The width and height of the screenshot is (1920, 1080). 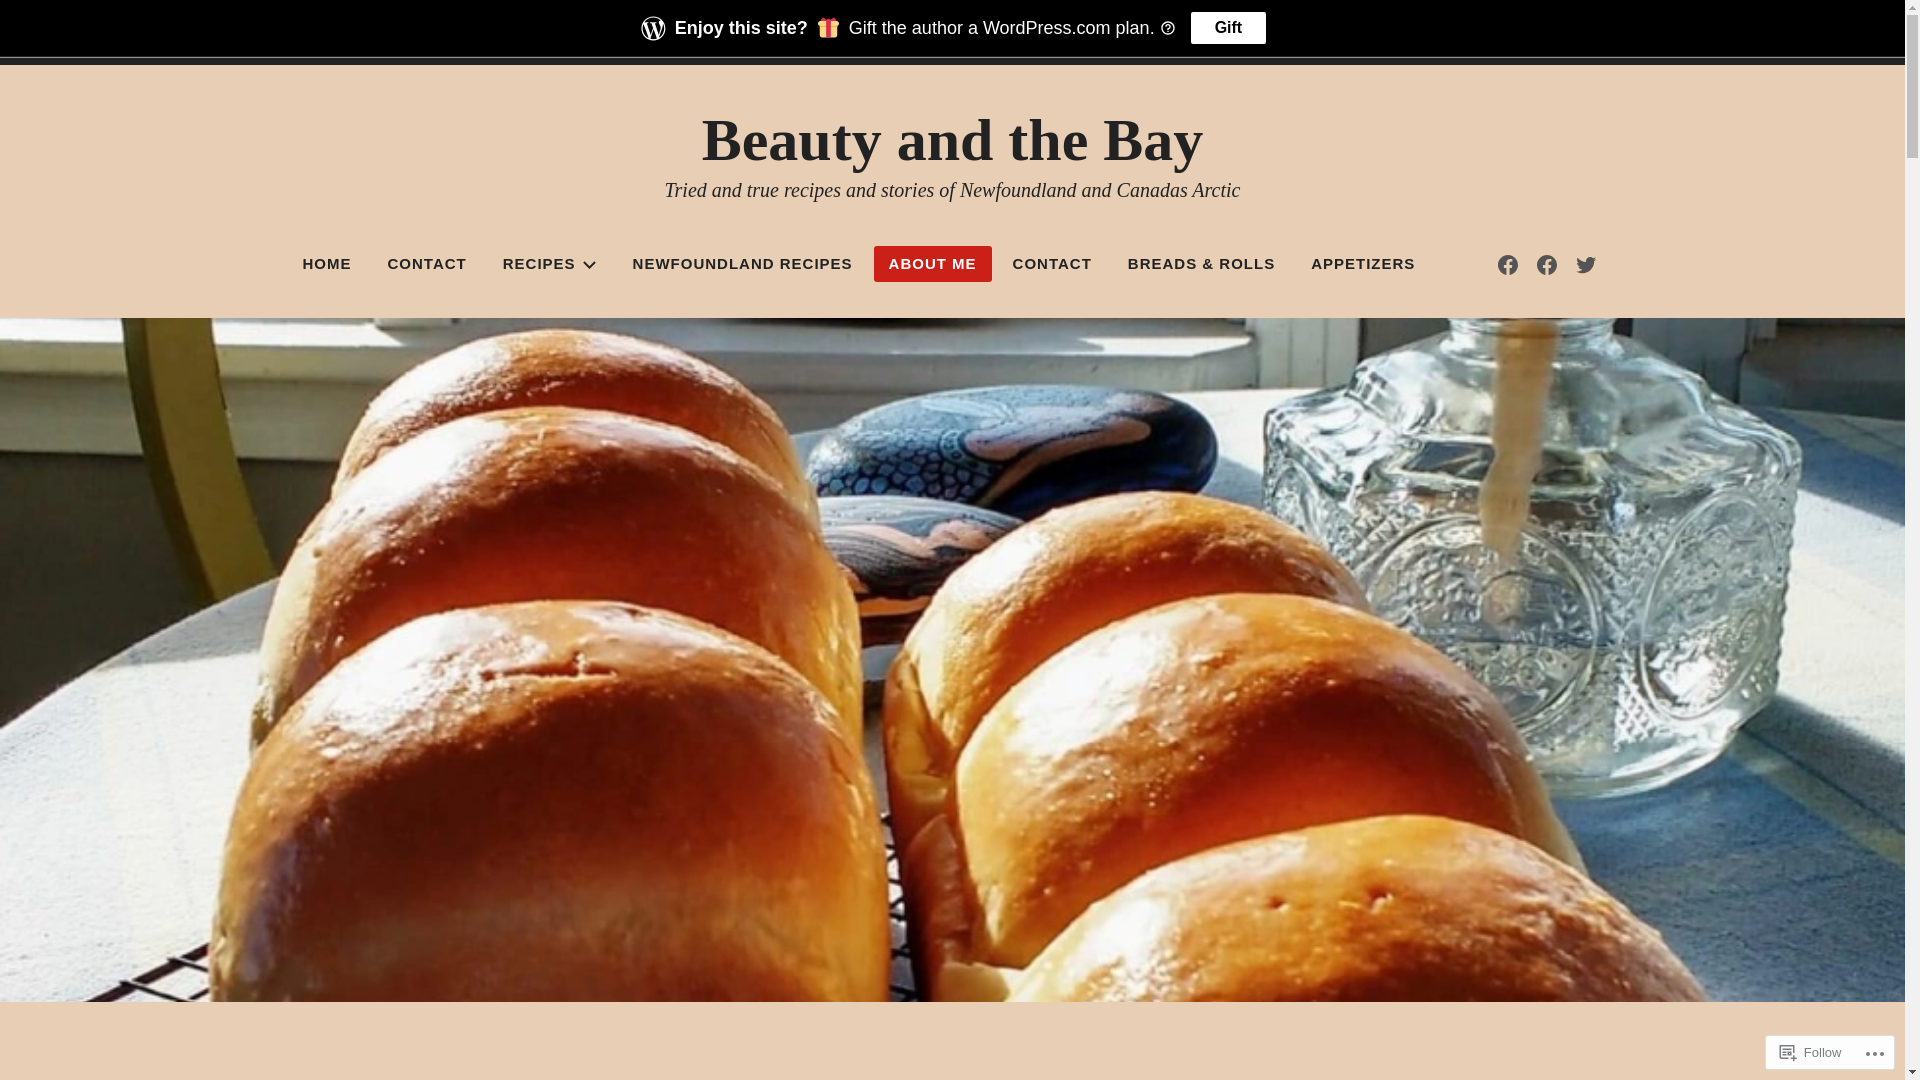 What do you see at coordinates (1362, 262) in the screenshot?
I see `'APPETIZERS'` at bounding box center [1362, 262].